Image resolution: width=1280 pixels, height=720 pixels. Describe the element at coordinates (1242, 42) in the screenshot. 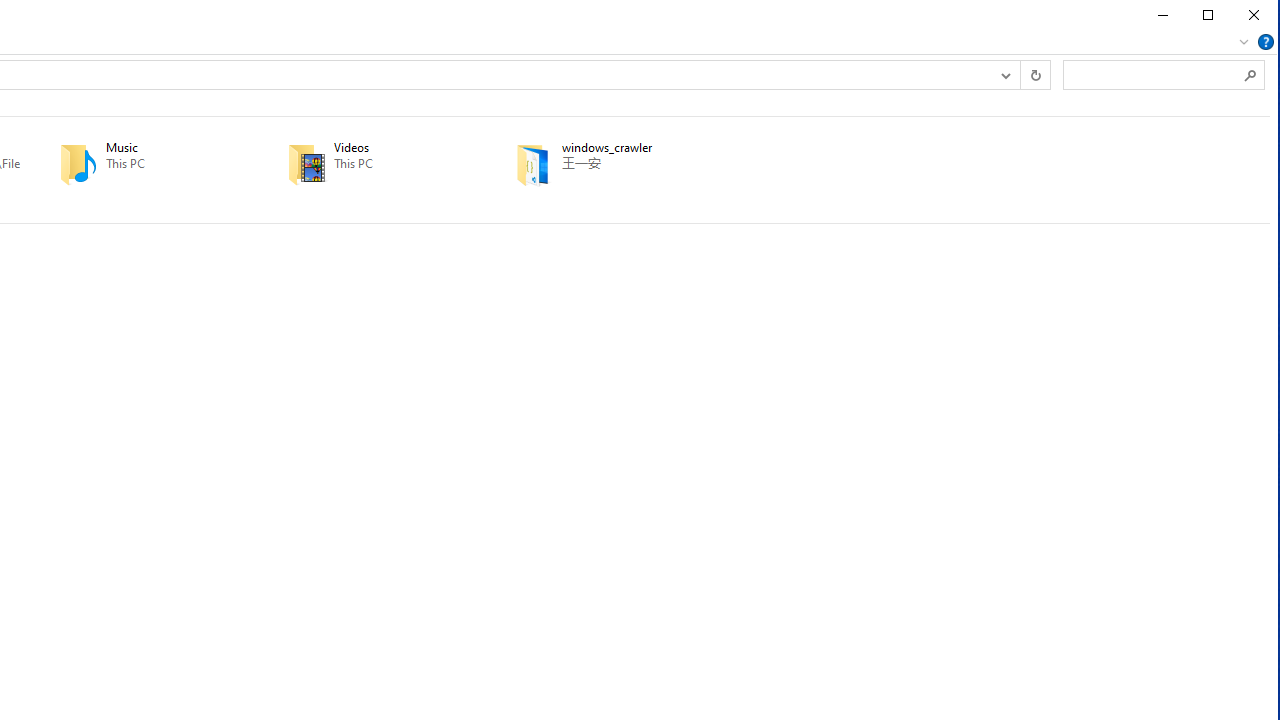

I see `'Minimize the Ribbon'` at that location.